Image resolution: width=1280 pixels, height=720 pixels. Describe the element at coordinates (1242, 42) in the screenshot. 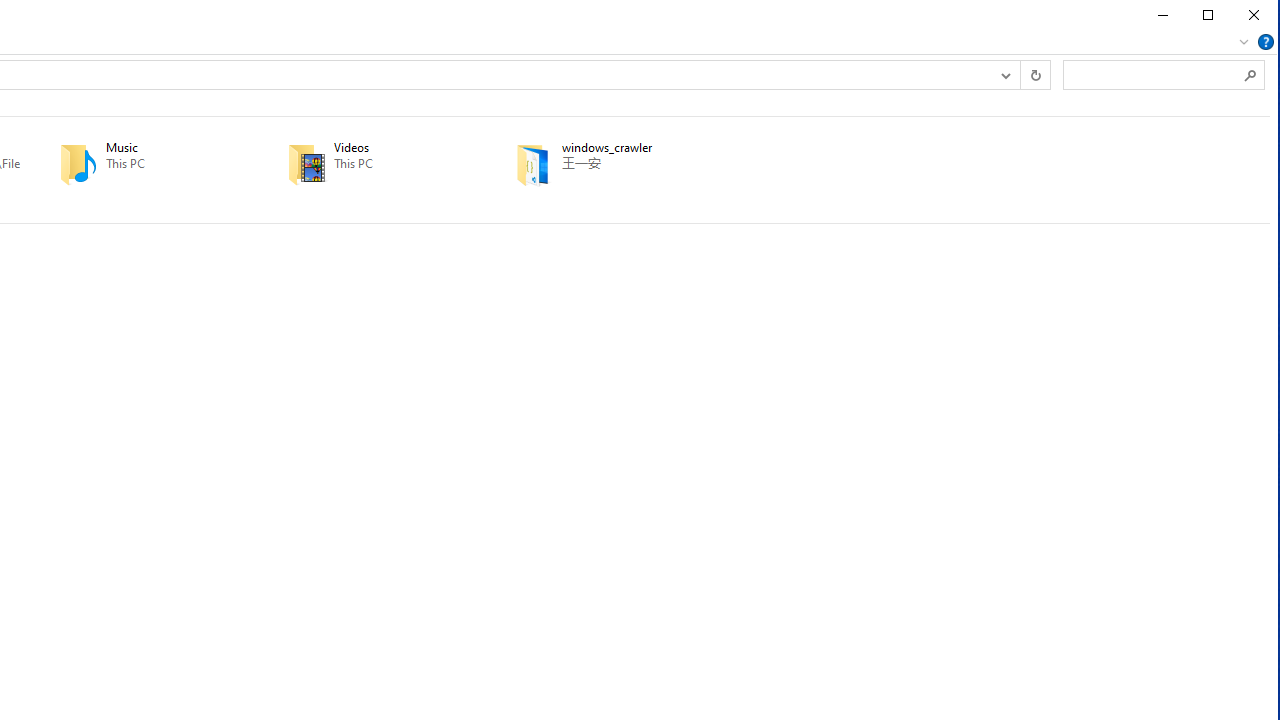

I see `'Minimize the Ribbon'` at that location.